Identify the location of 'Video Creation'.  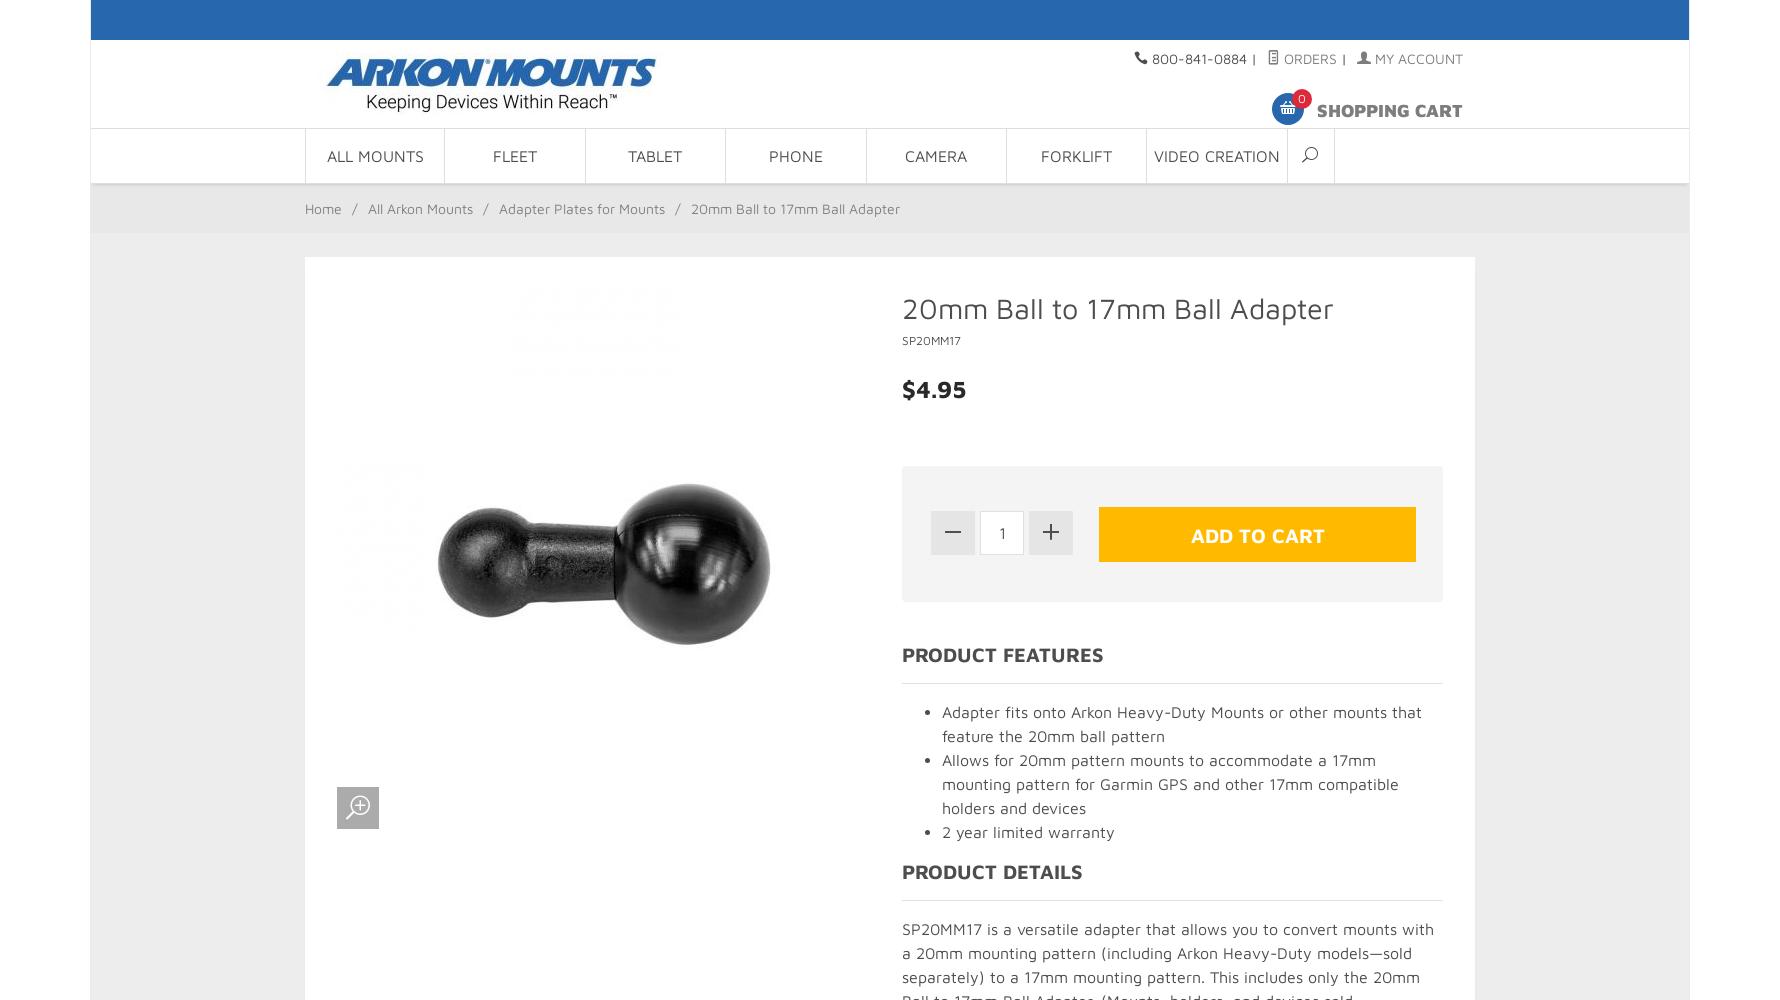
(1152, 156).